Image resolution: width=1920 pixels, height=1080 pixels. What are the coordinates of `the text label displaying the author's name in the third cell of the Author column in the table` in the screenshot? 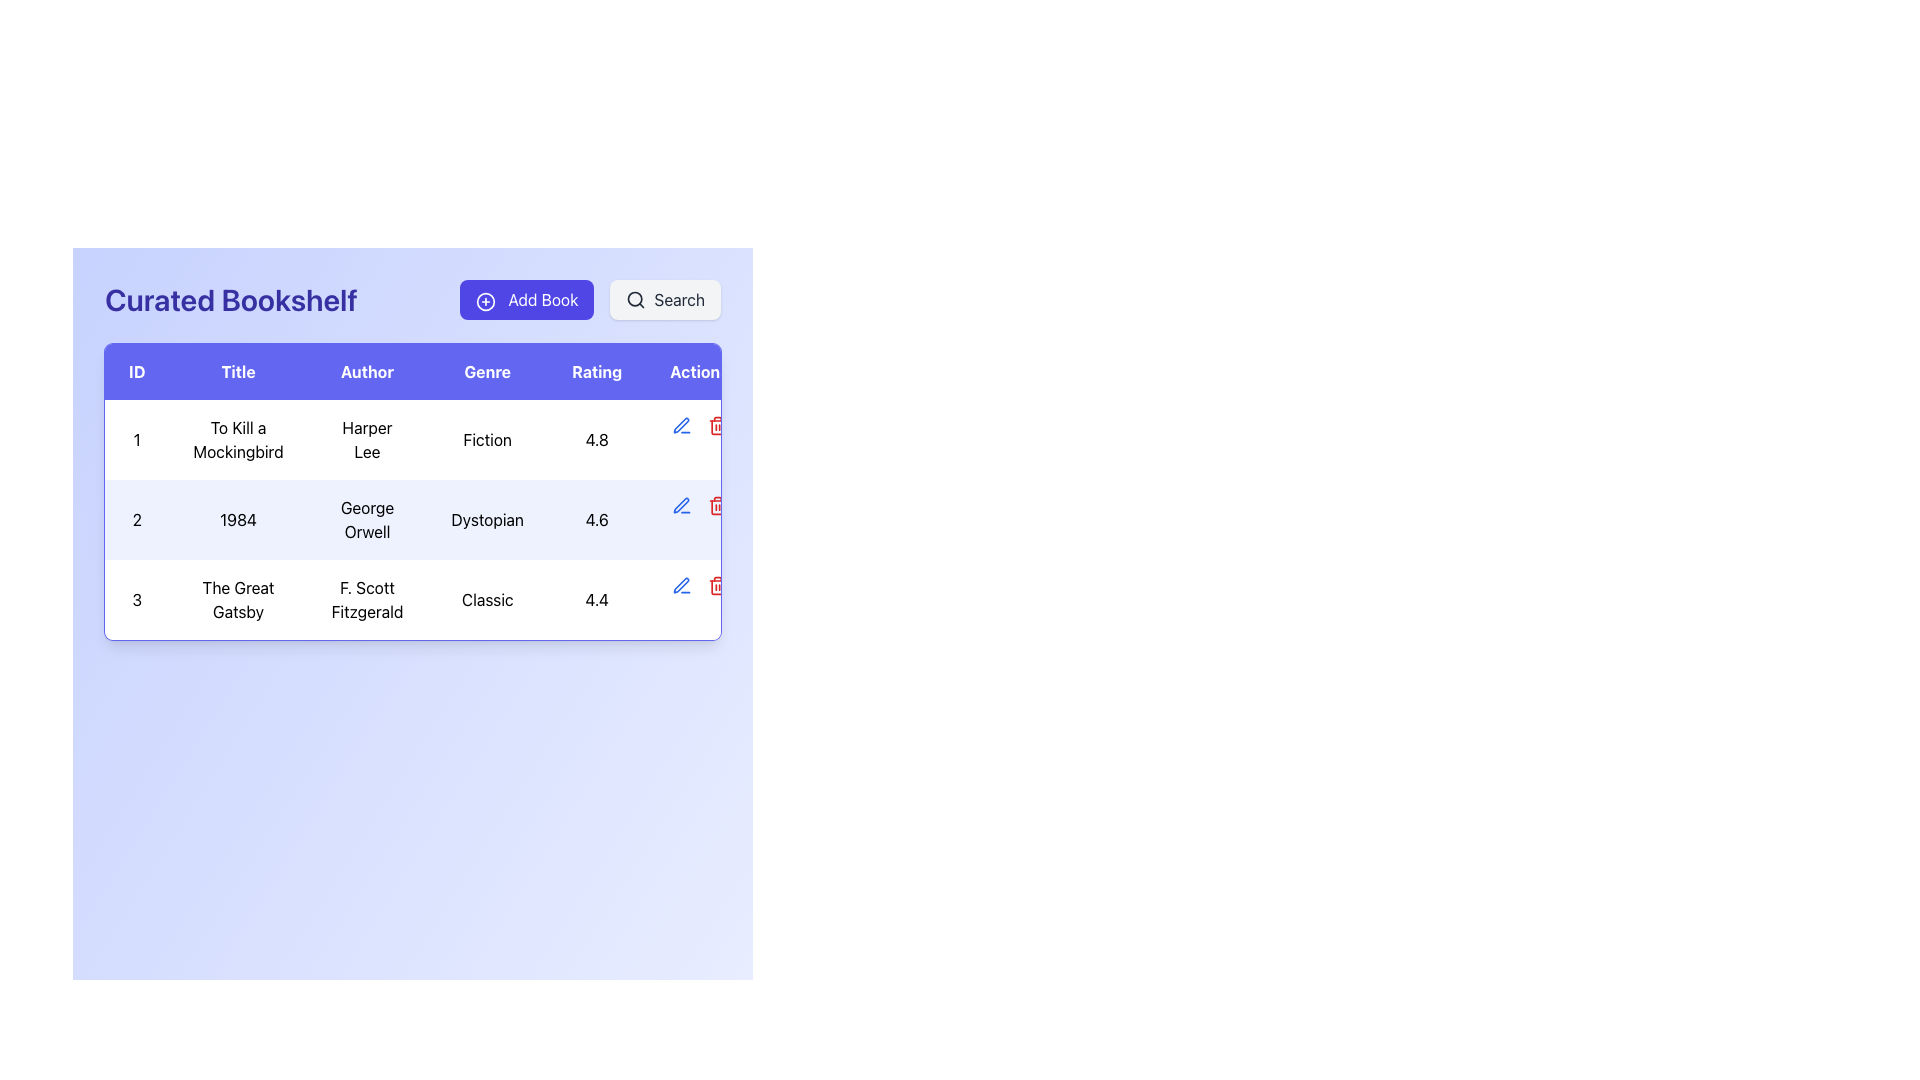 It's located at (367, 599).